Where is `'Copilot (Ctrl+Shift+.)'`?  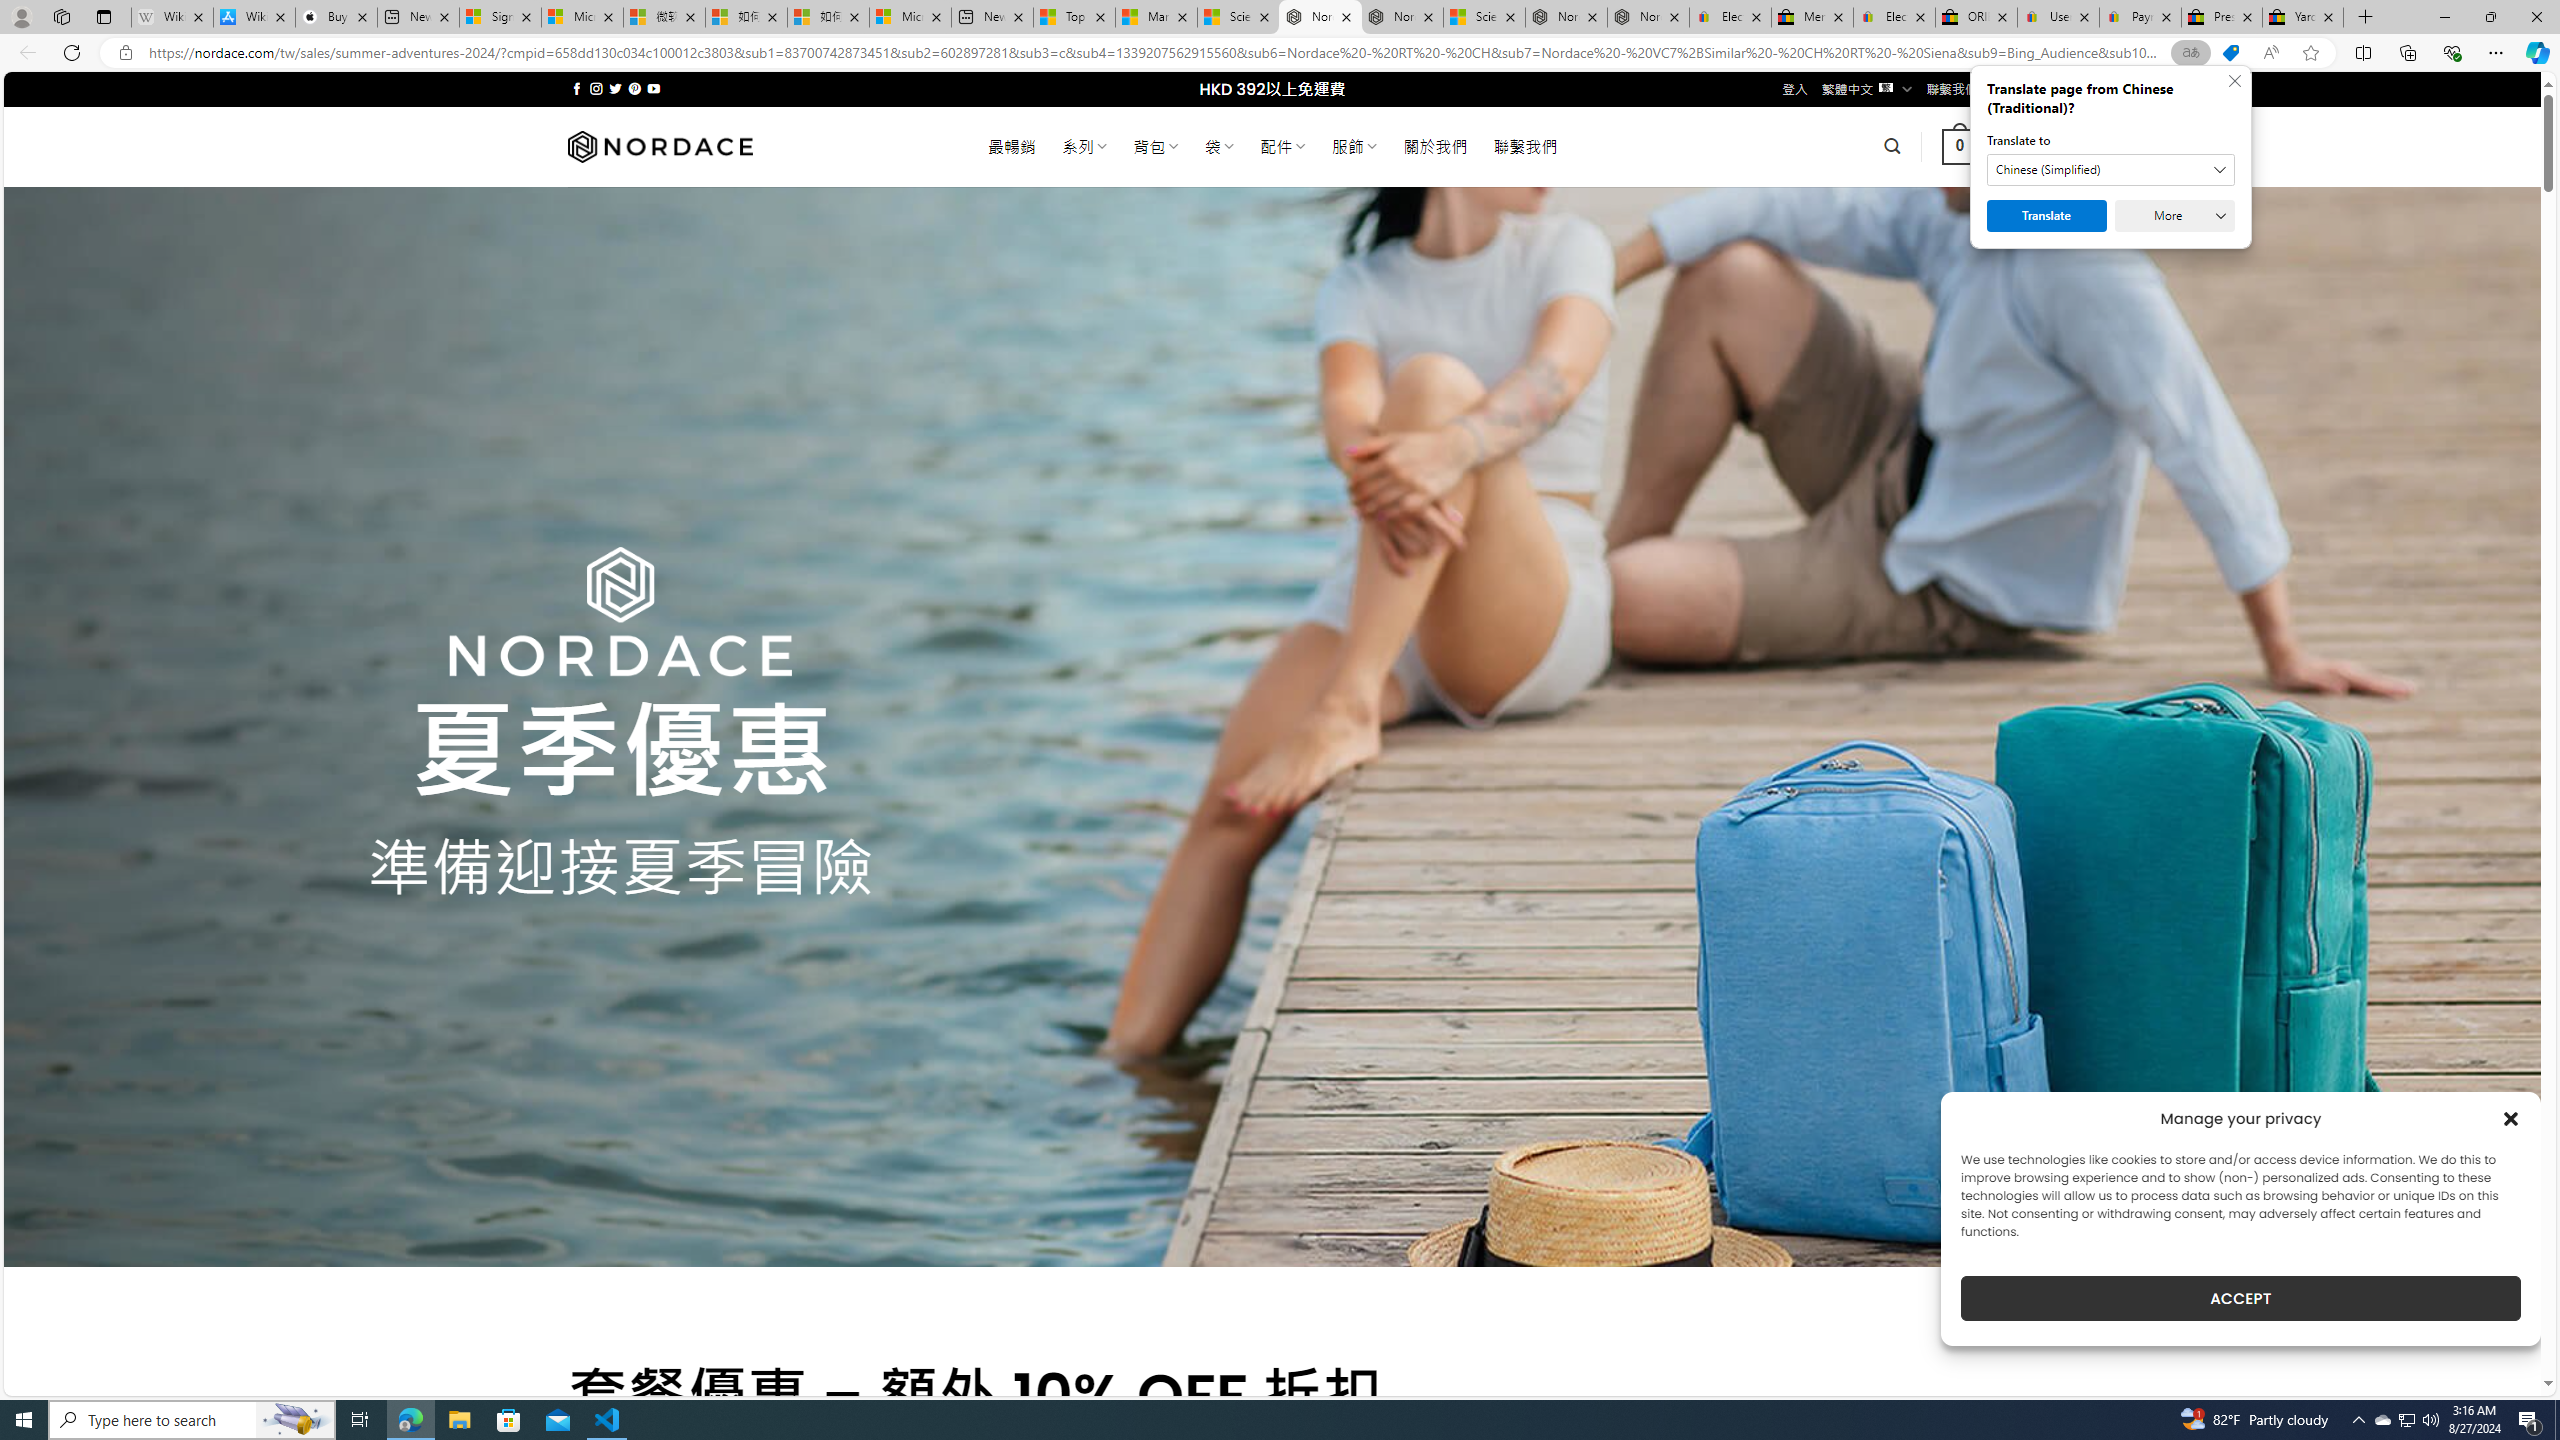
'Copilot (Ctrl+Shift+.)' is located at coordinates (2535, 51).